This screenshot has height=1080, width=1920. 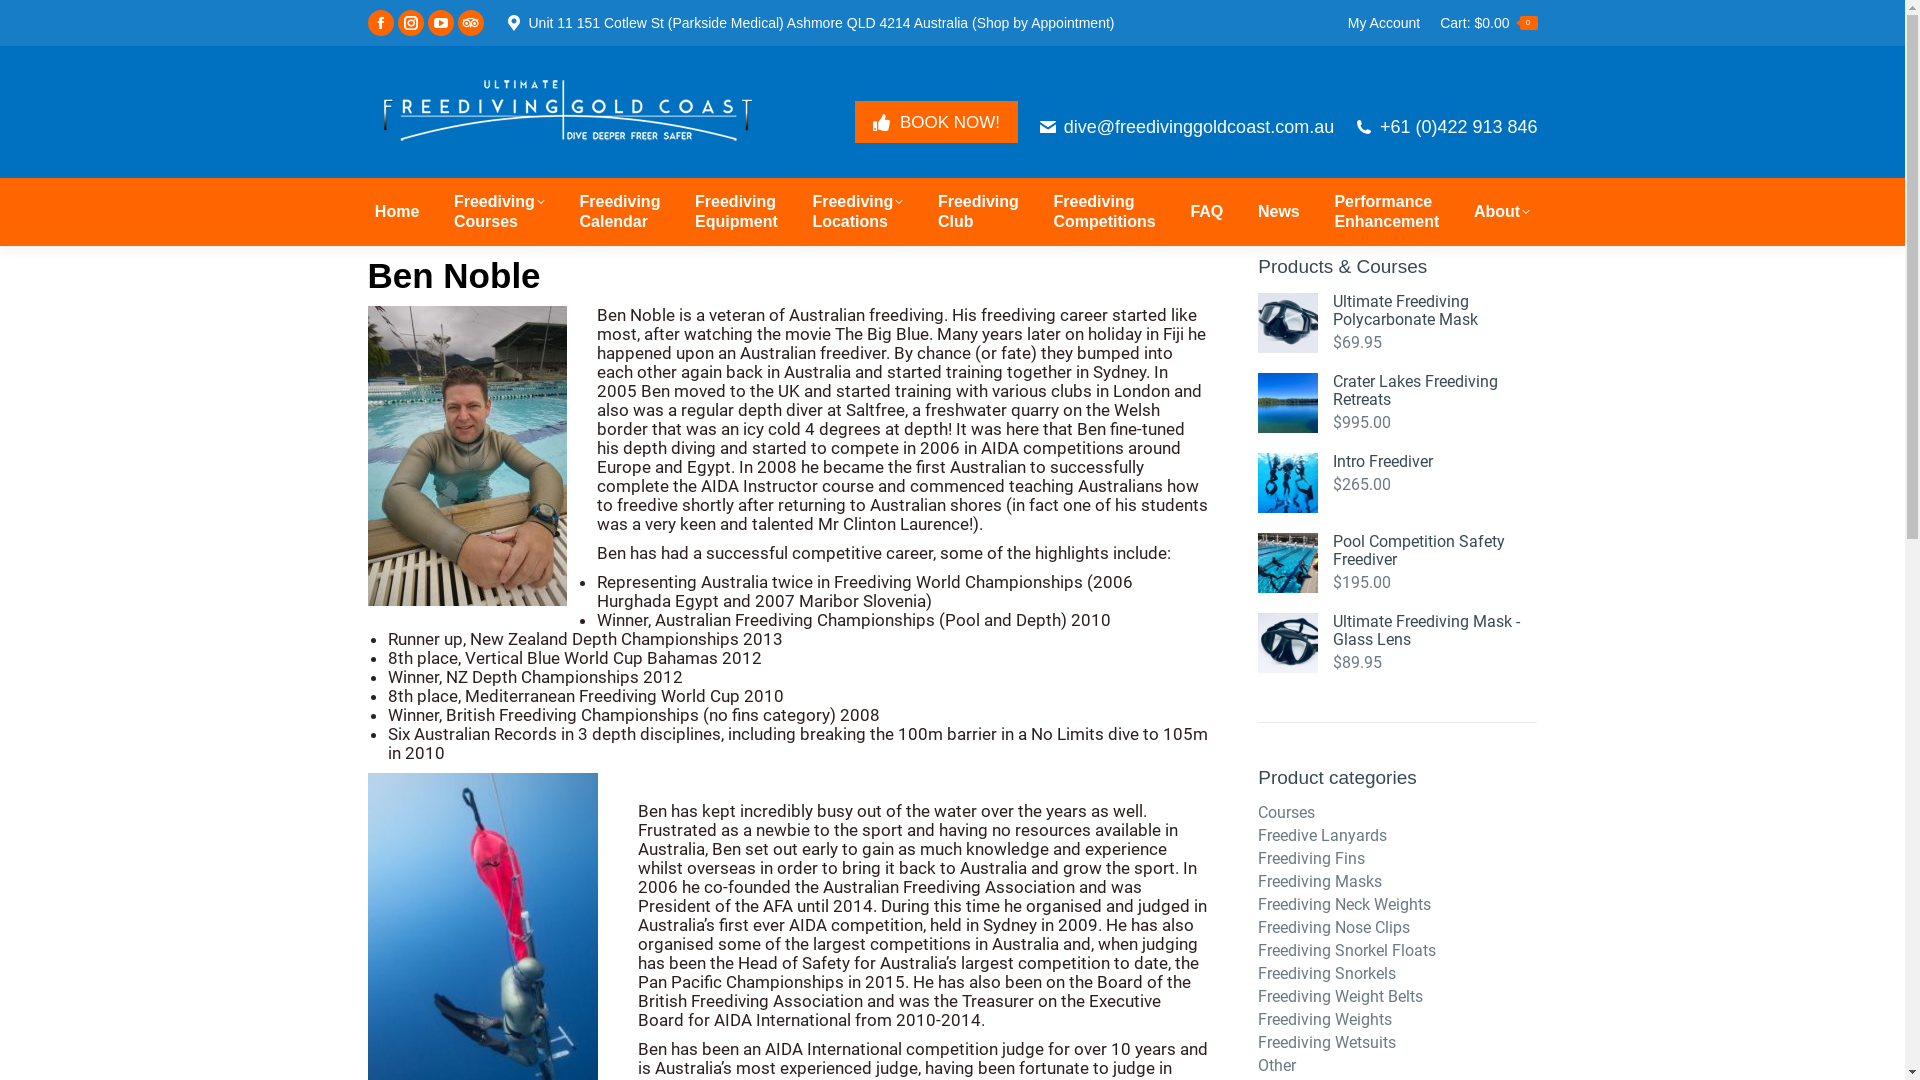 What do you see at coordinates (1347, 950) in the screenshot?
I see `'Freediving Snorkel Floats'` at bounding box center [1347, 950].